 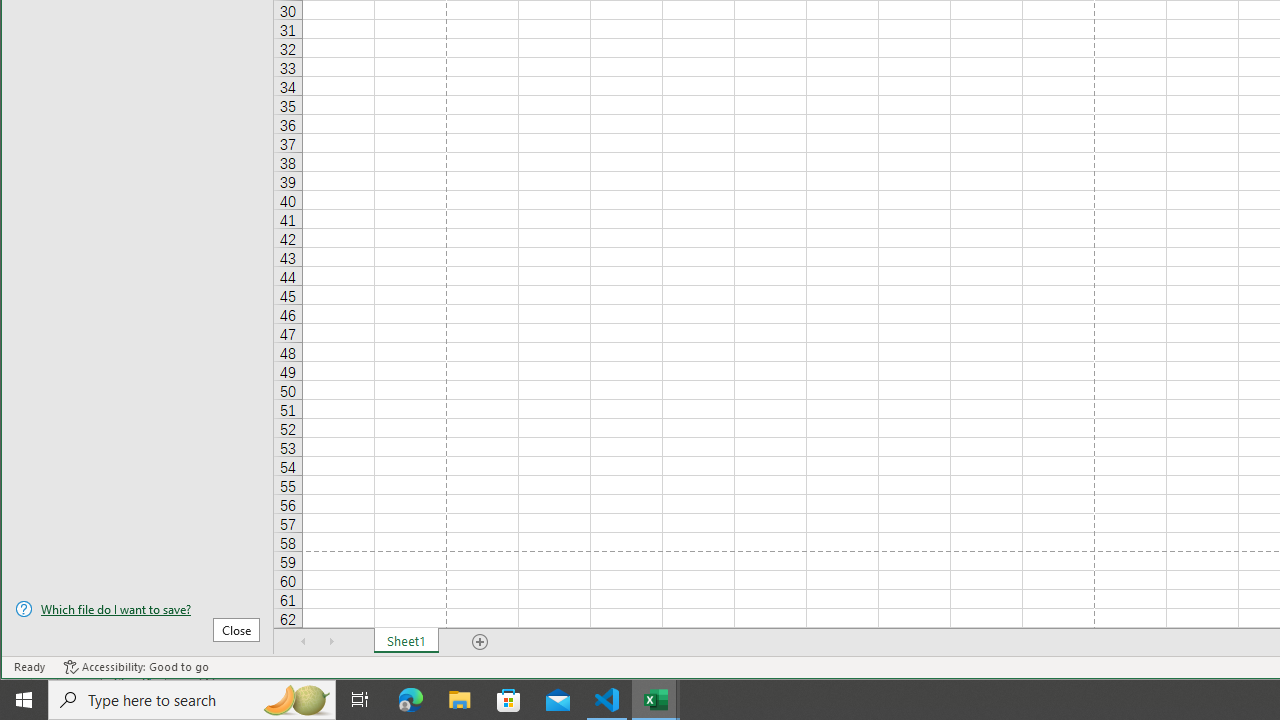 What do you see at coordinates (410, 698) in the screenshot?
I see `'Microsoft Edge'` at bounding box center [410, 698].